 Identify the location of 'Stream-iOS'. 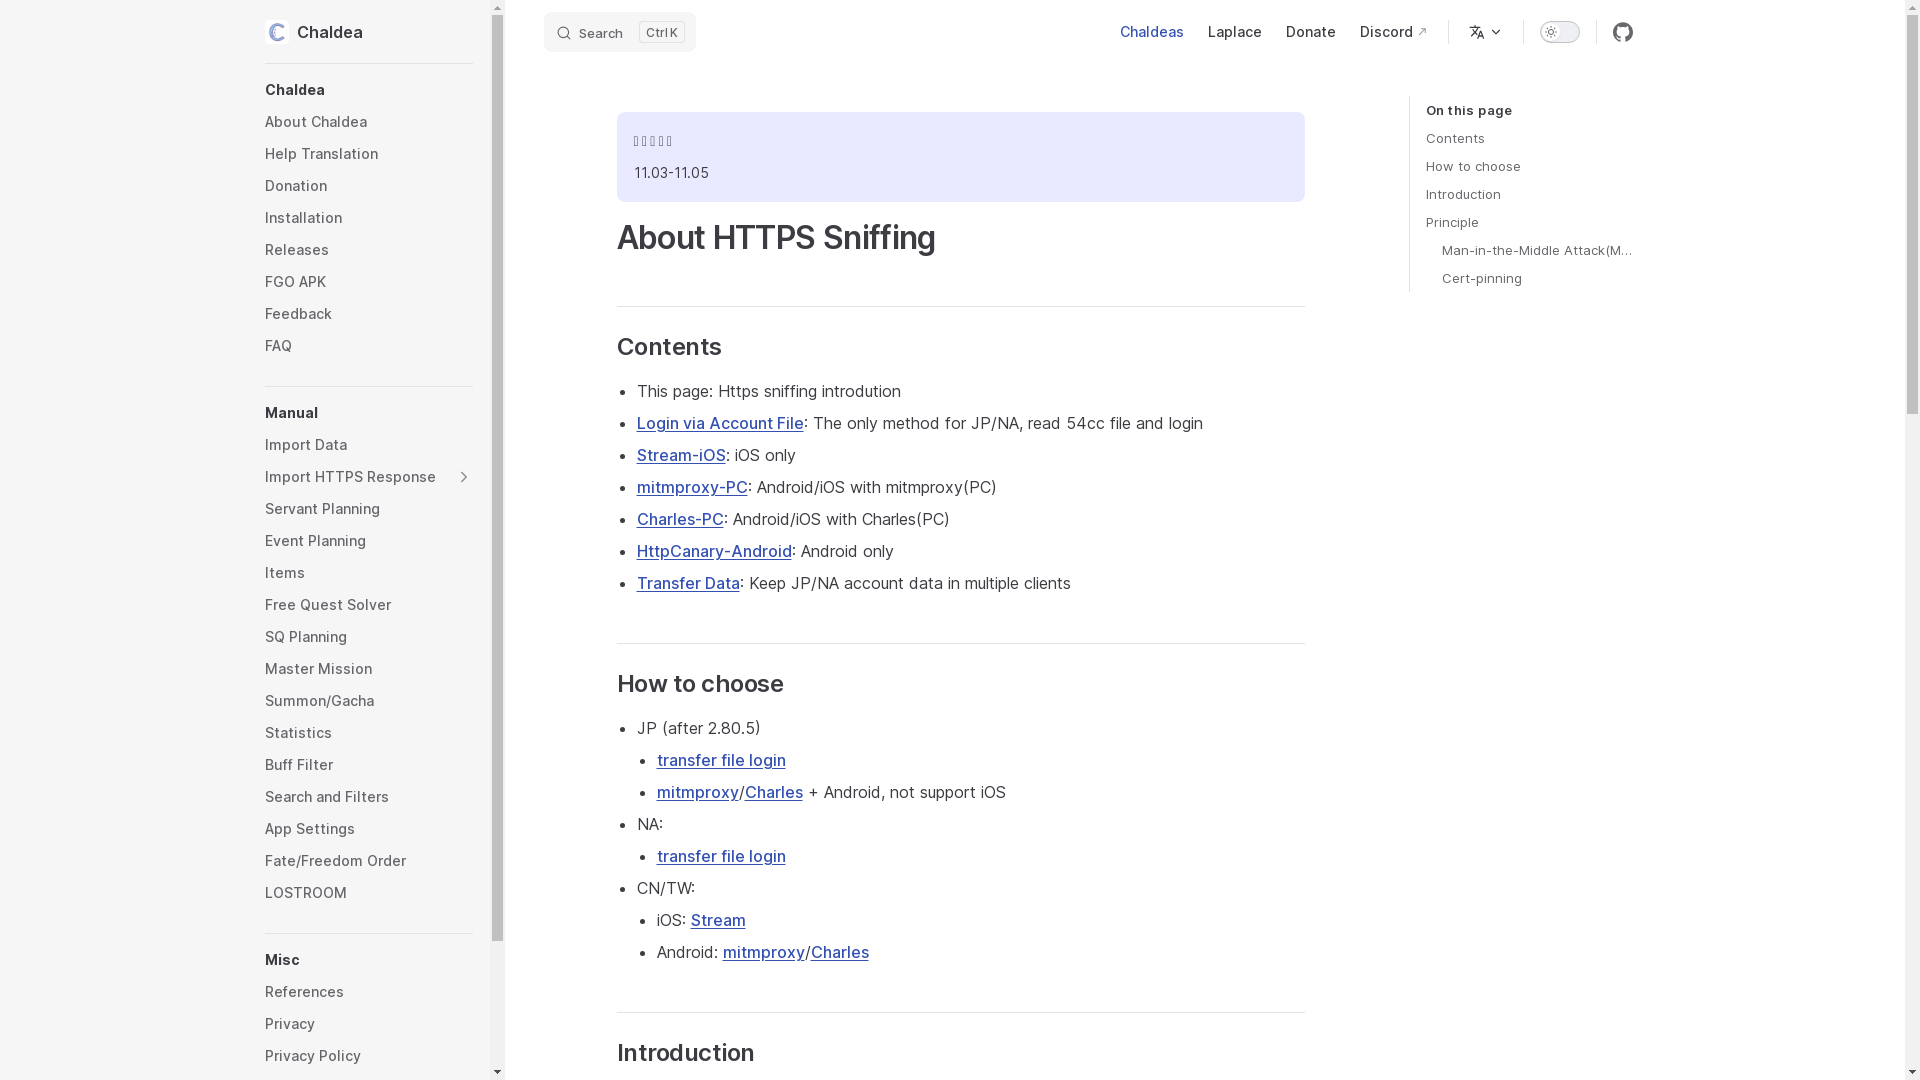
(680, 455).